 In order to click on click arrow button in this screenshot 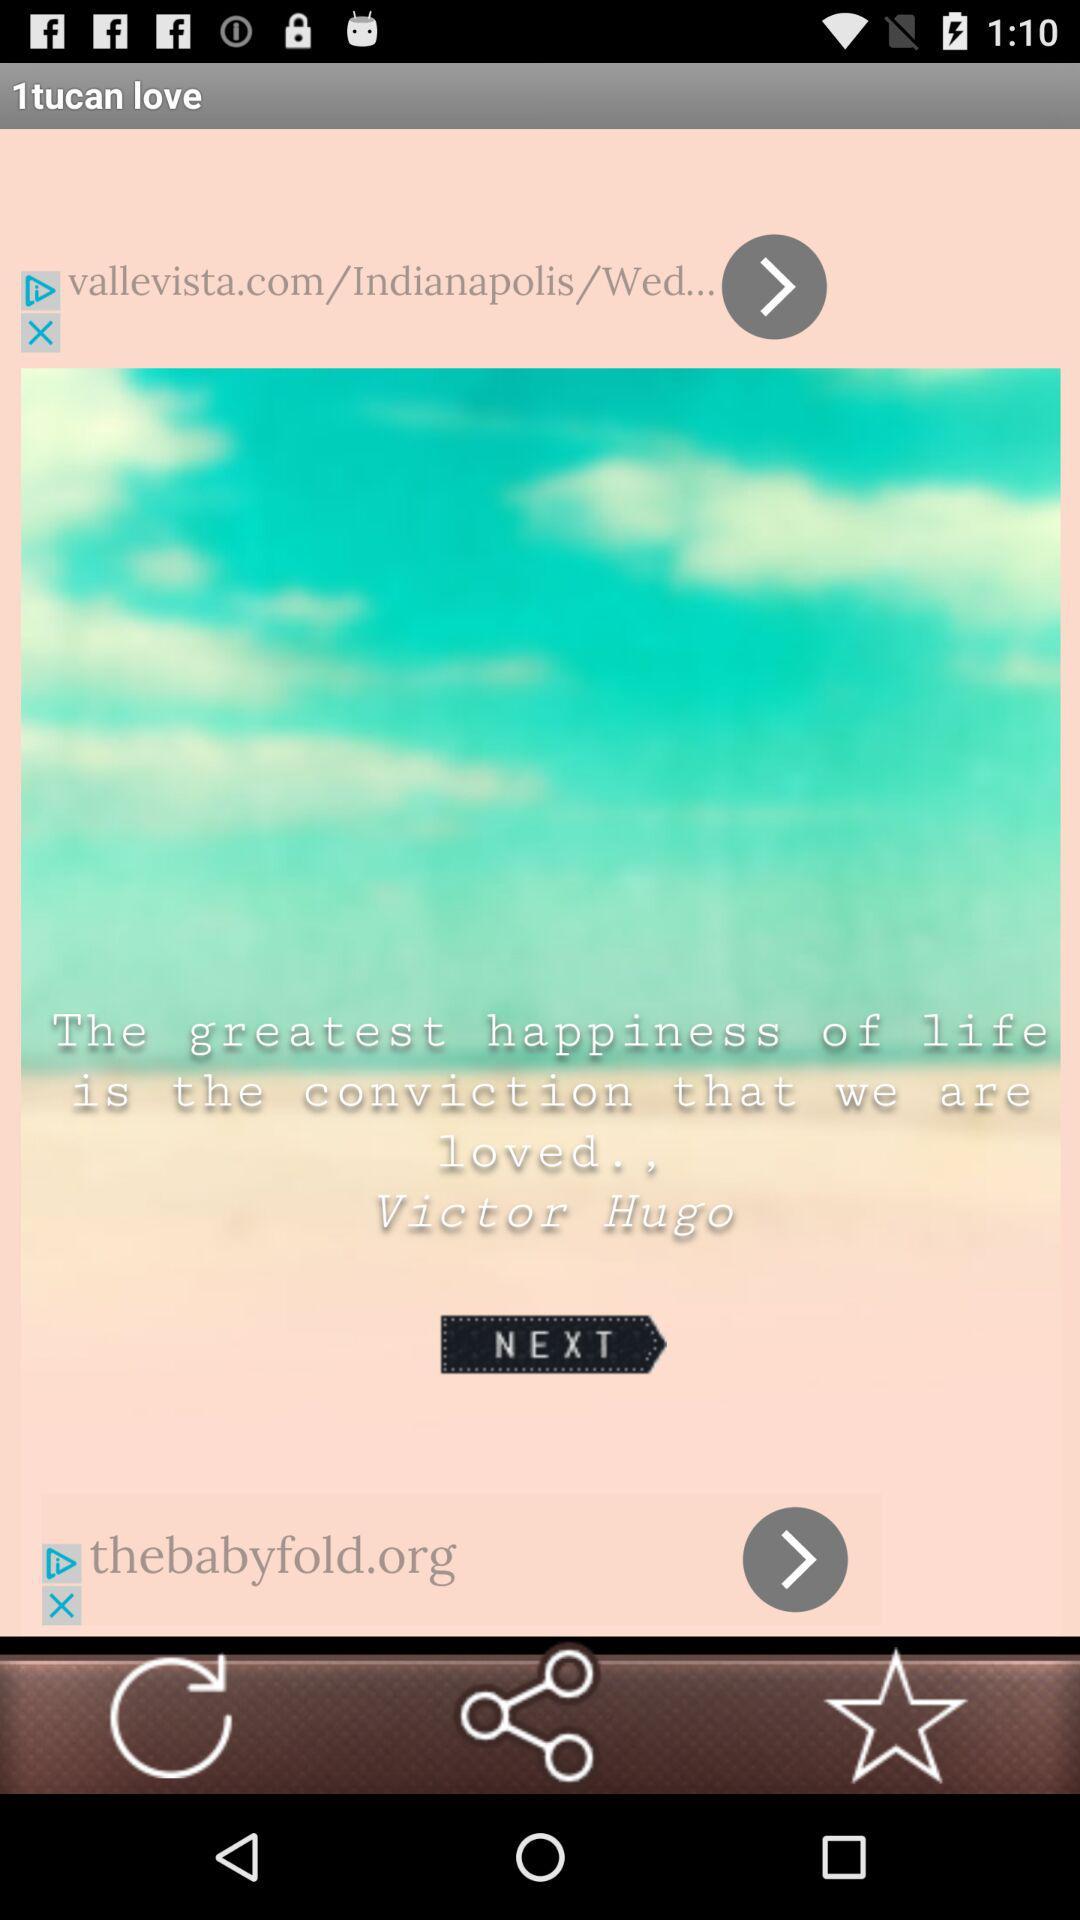, I will do `click(169, 1714)`.